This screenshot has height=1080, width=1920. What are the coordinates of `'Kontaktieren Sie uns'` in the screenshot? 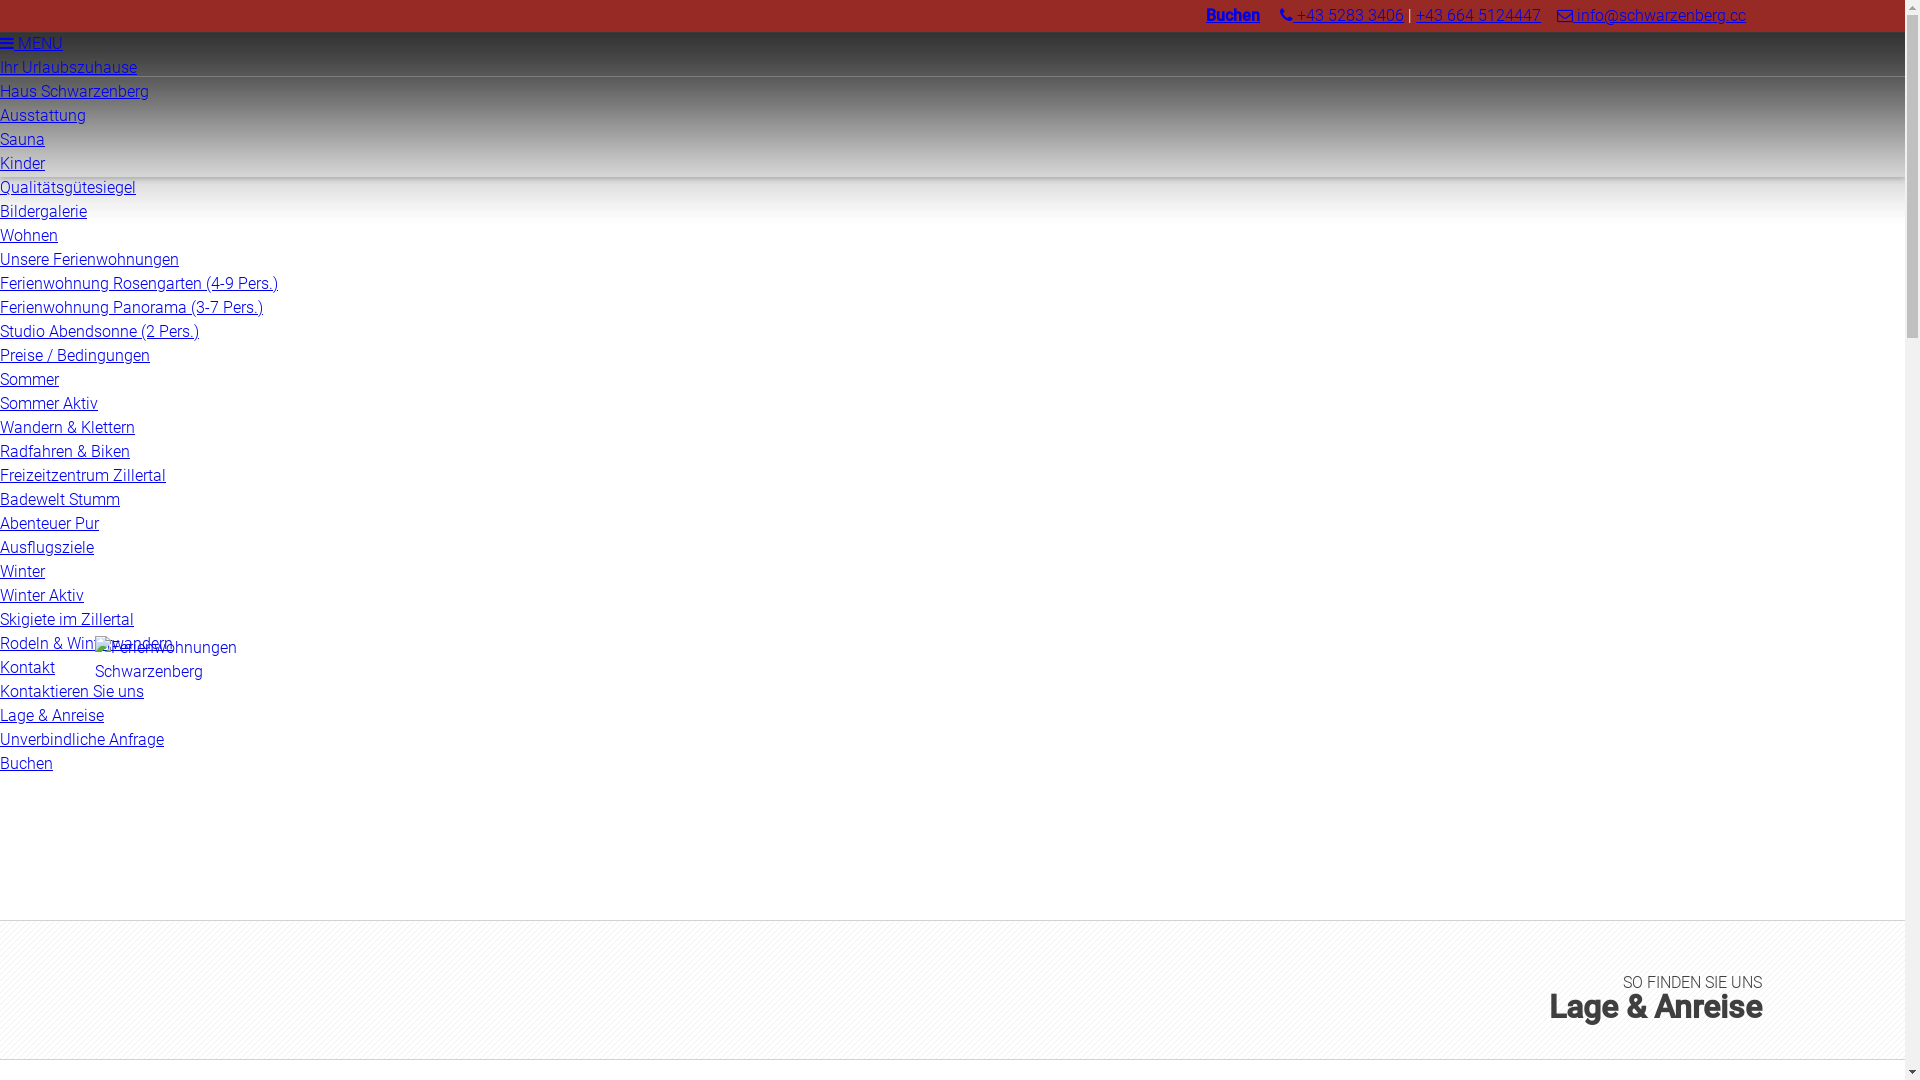 It's located at (0, 690).